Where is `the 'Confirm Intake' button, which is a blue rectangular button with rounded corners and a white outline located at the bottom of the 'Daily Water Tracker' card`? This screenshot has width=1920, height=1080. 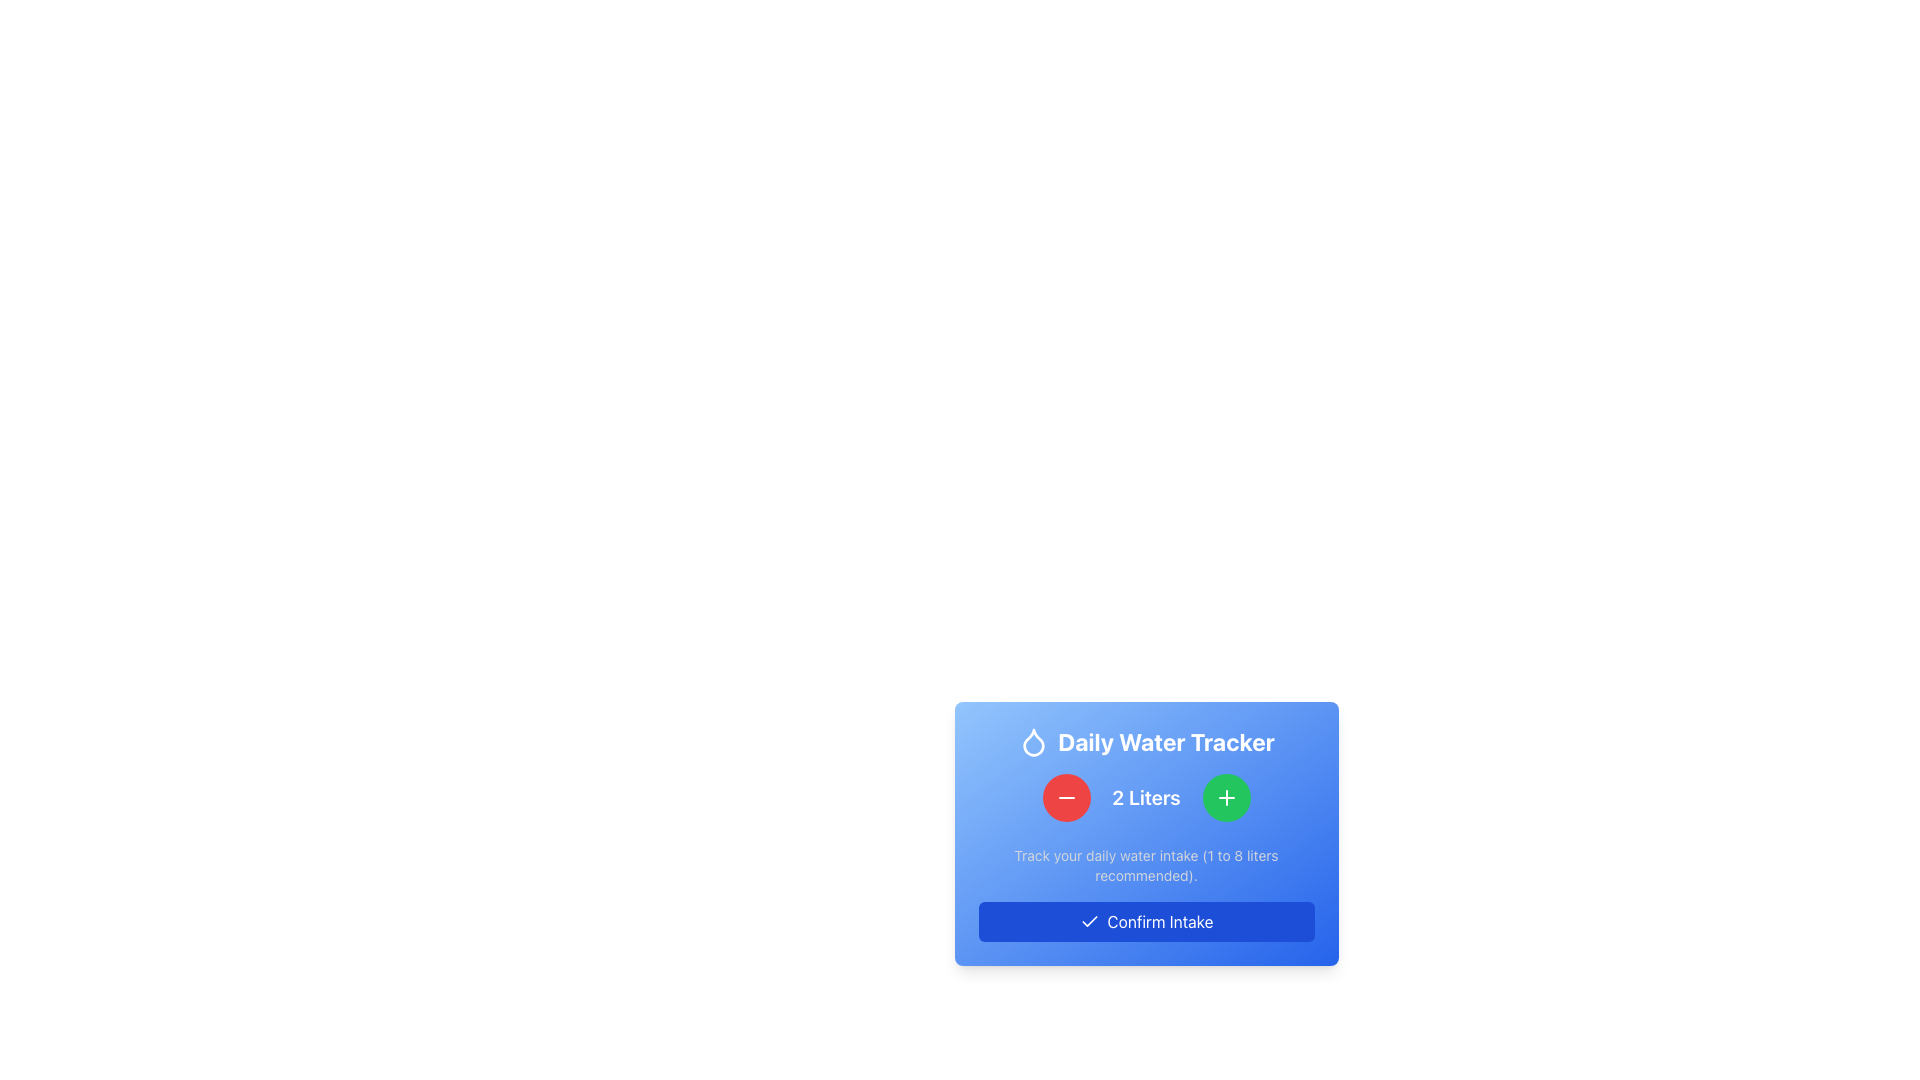 the 'Confirm Intake' button, which is a blue rectangular button with rounded corners and a white outline located at the bottom of the 'Daily Water Tracker' card is located at coordinates (1146, 921).